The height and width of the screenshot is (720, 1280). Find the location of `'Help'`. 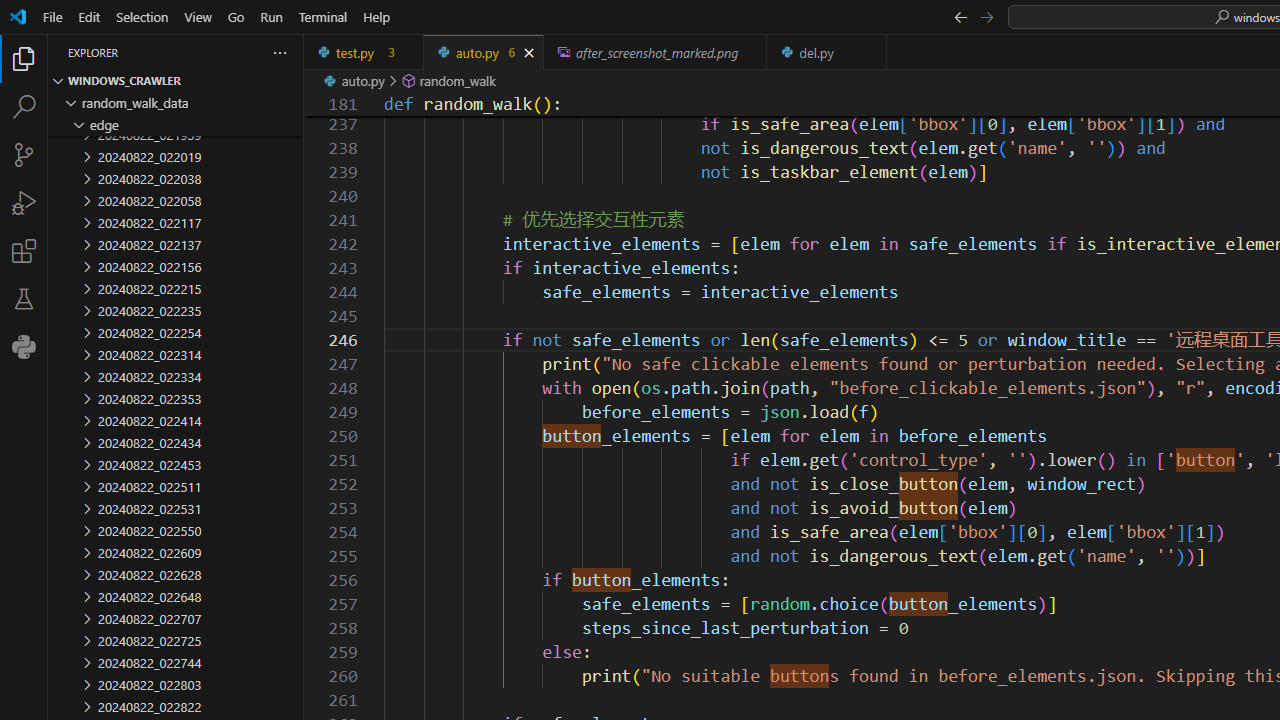

'Help' is located at coordinates (376, 16).